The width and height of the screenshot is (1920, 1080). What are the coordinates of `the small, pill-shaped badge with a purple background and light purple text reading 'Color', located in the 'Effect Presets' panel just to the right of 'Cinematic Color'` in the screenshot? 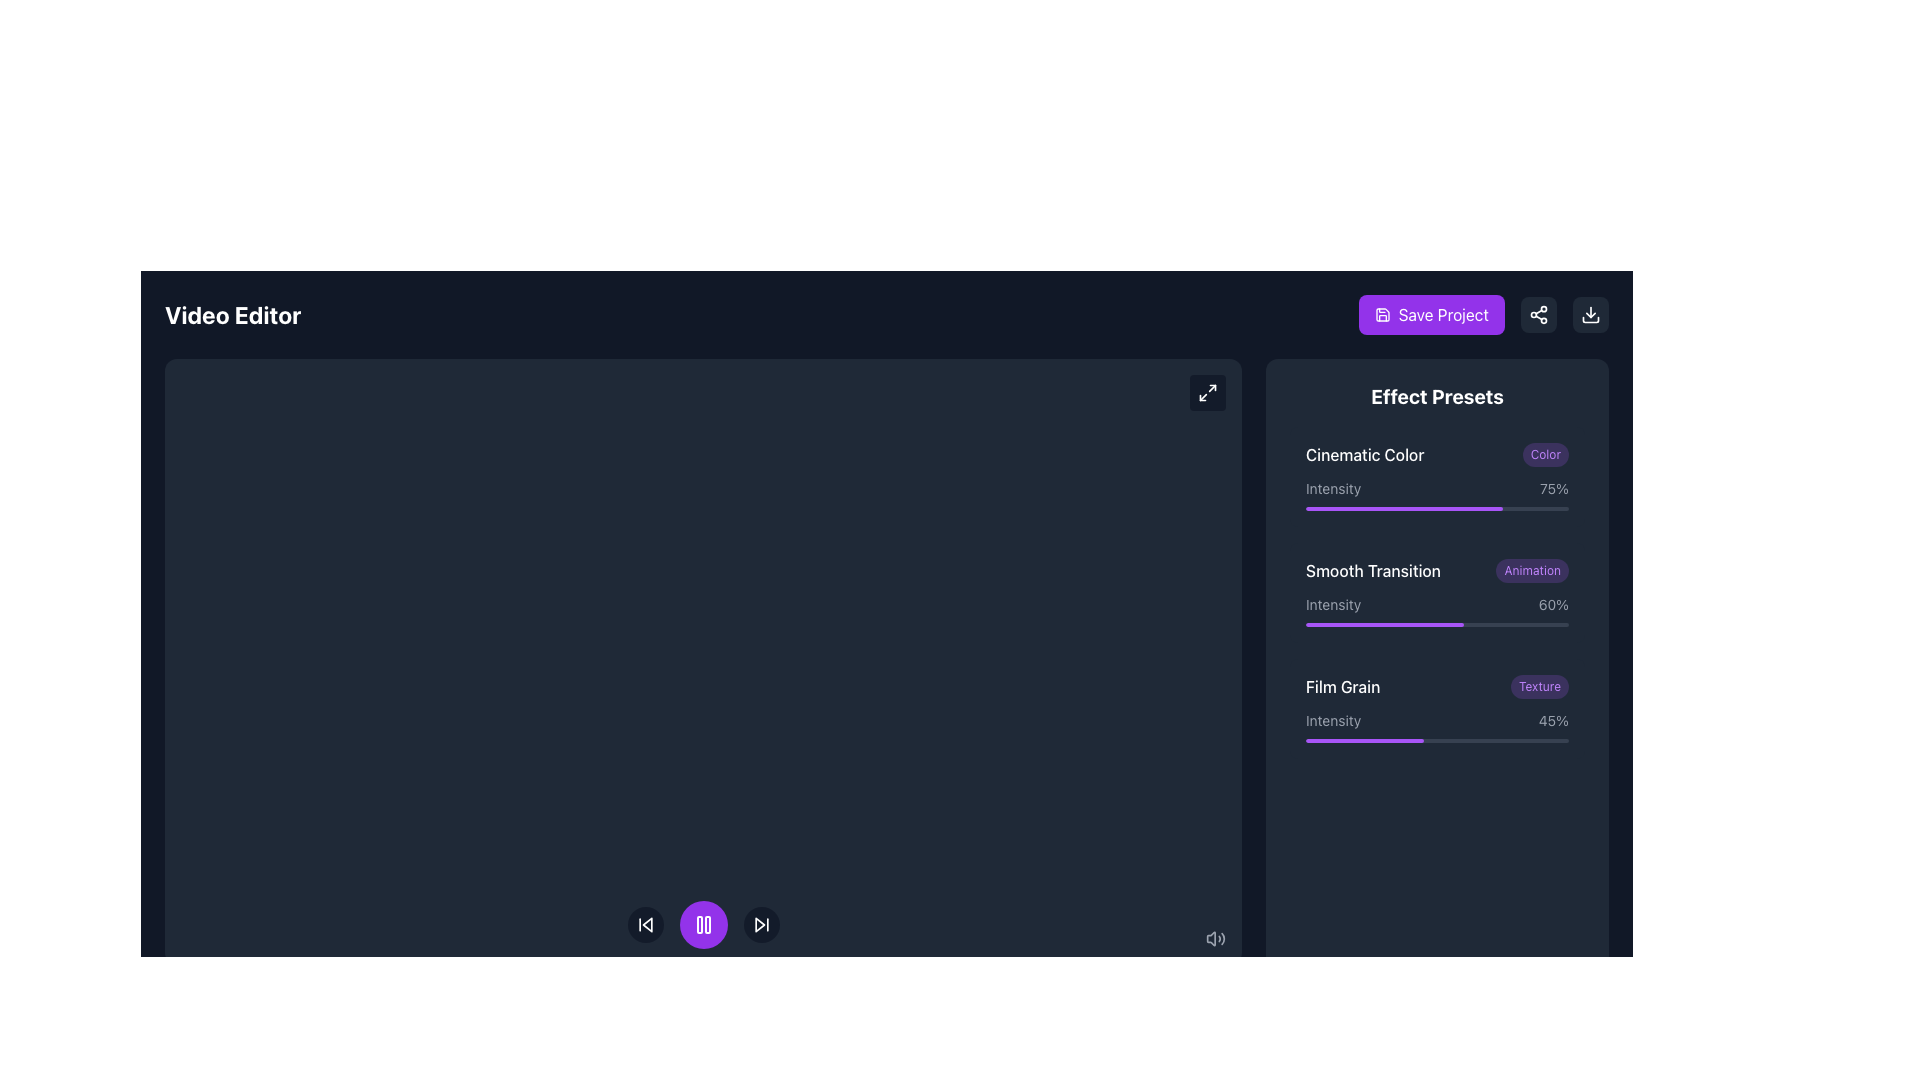 It's located at (1544, 455).